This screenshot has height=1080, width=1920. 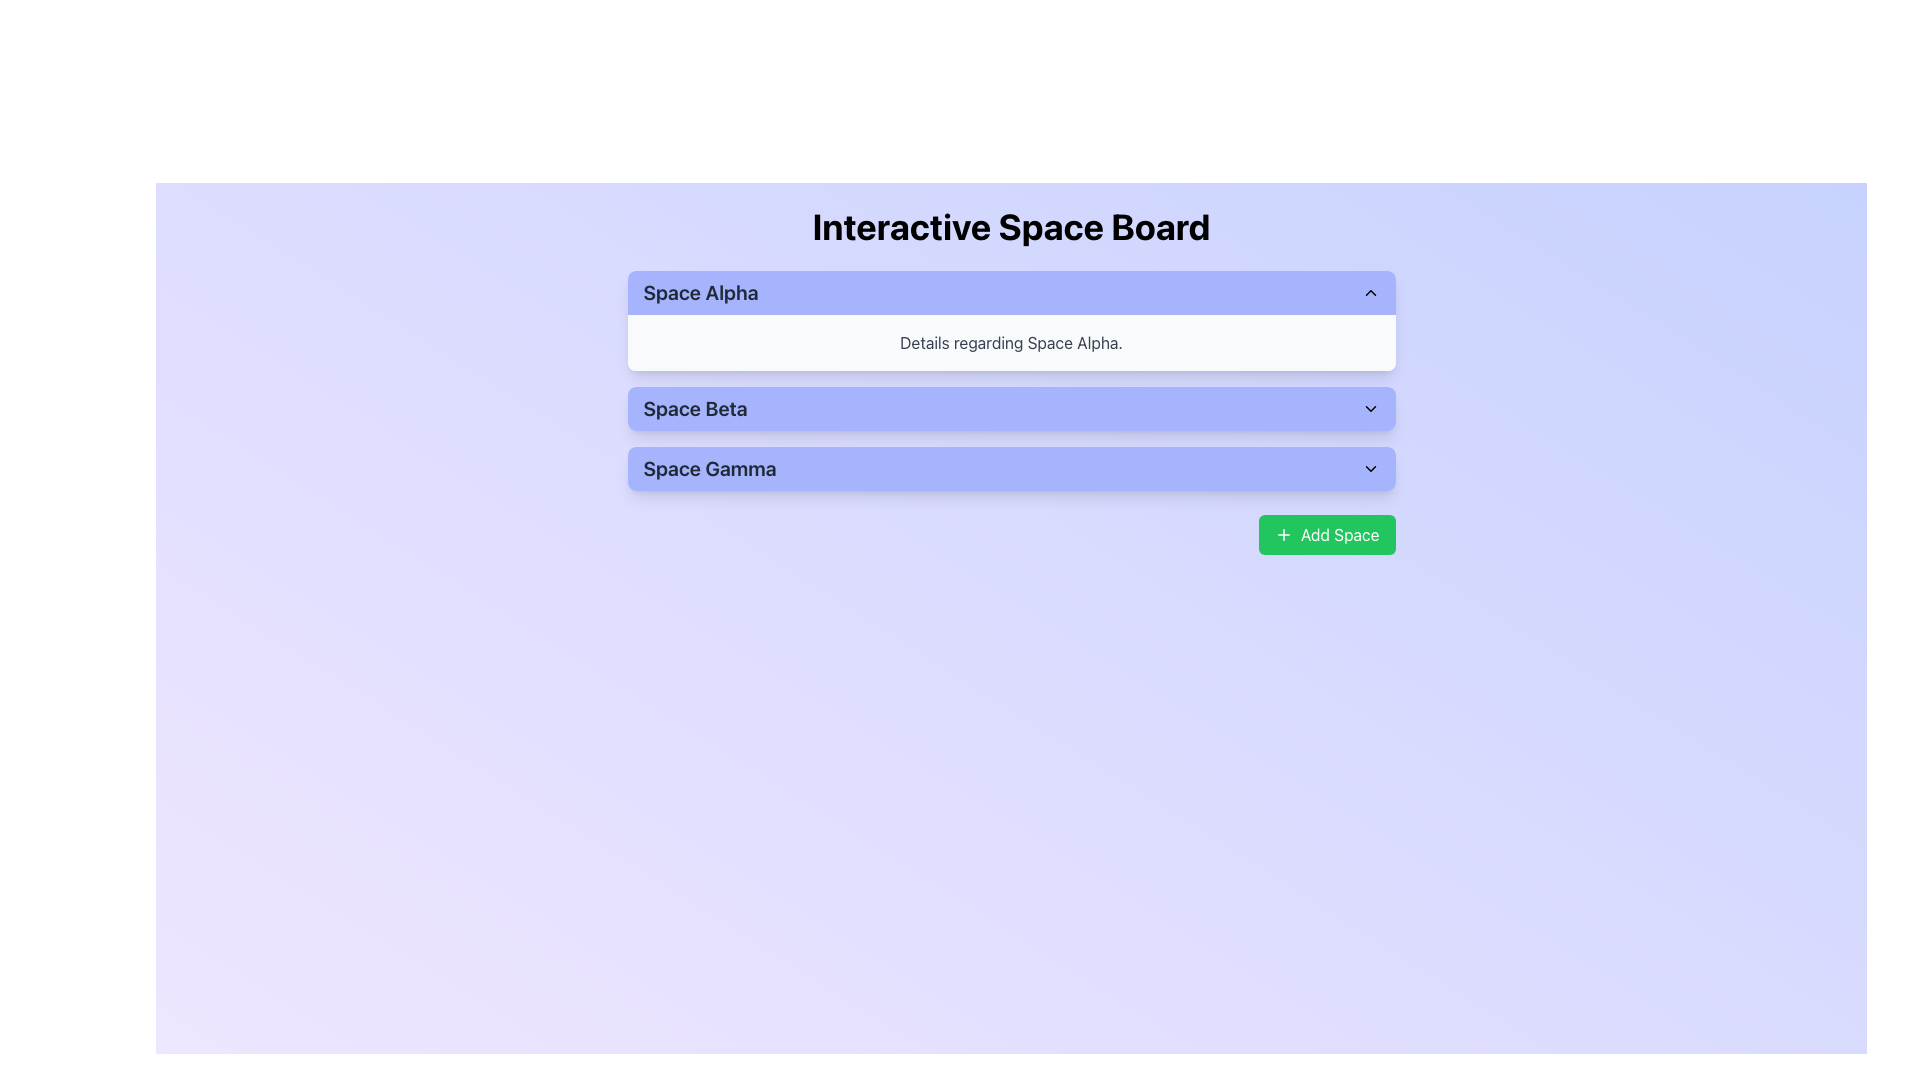 What do you see at coordinates (1011, 226) in the screenshot?
I see `the text heading displaying the title 'Interactive Space Board', which is prominently styled in large, bold, center-aligned black text on a light background` at bounding box center [1011, 226].